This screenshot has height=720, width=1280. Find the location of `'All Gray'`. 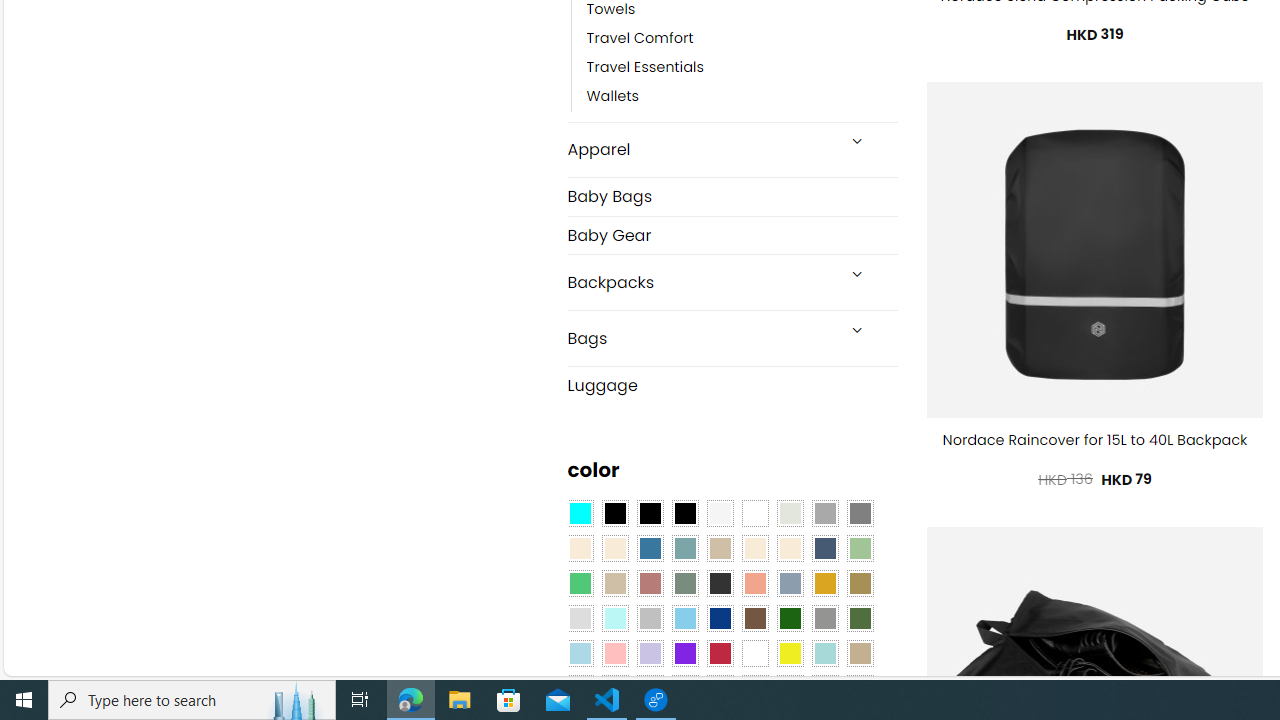

'All Gray' is located at coordinates (860, 513).